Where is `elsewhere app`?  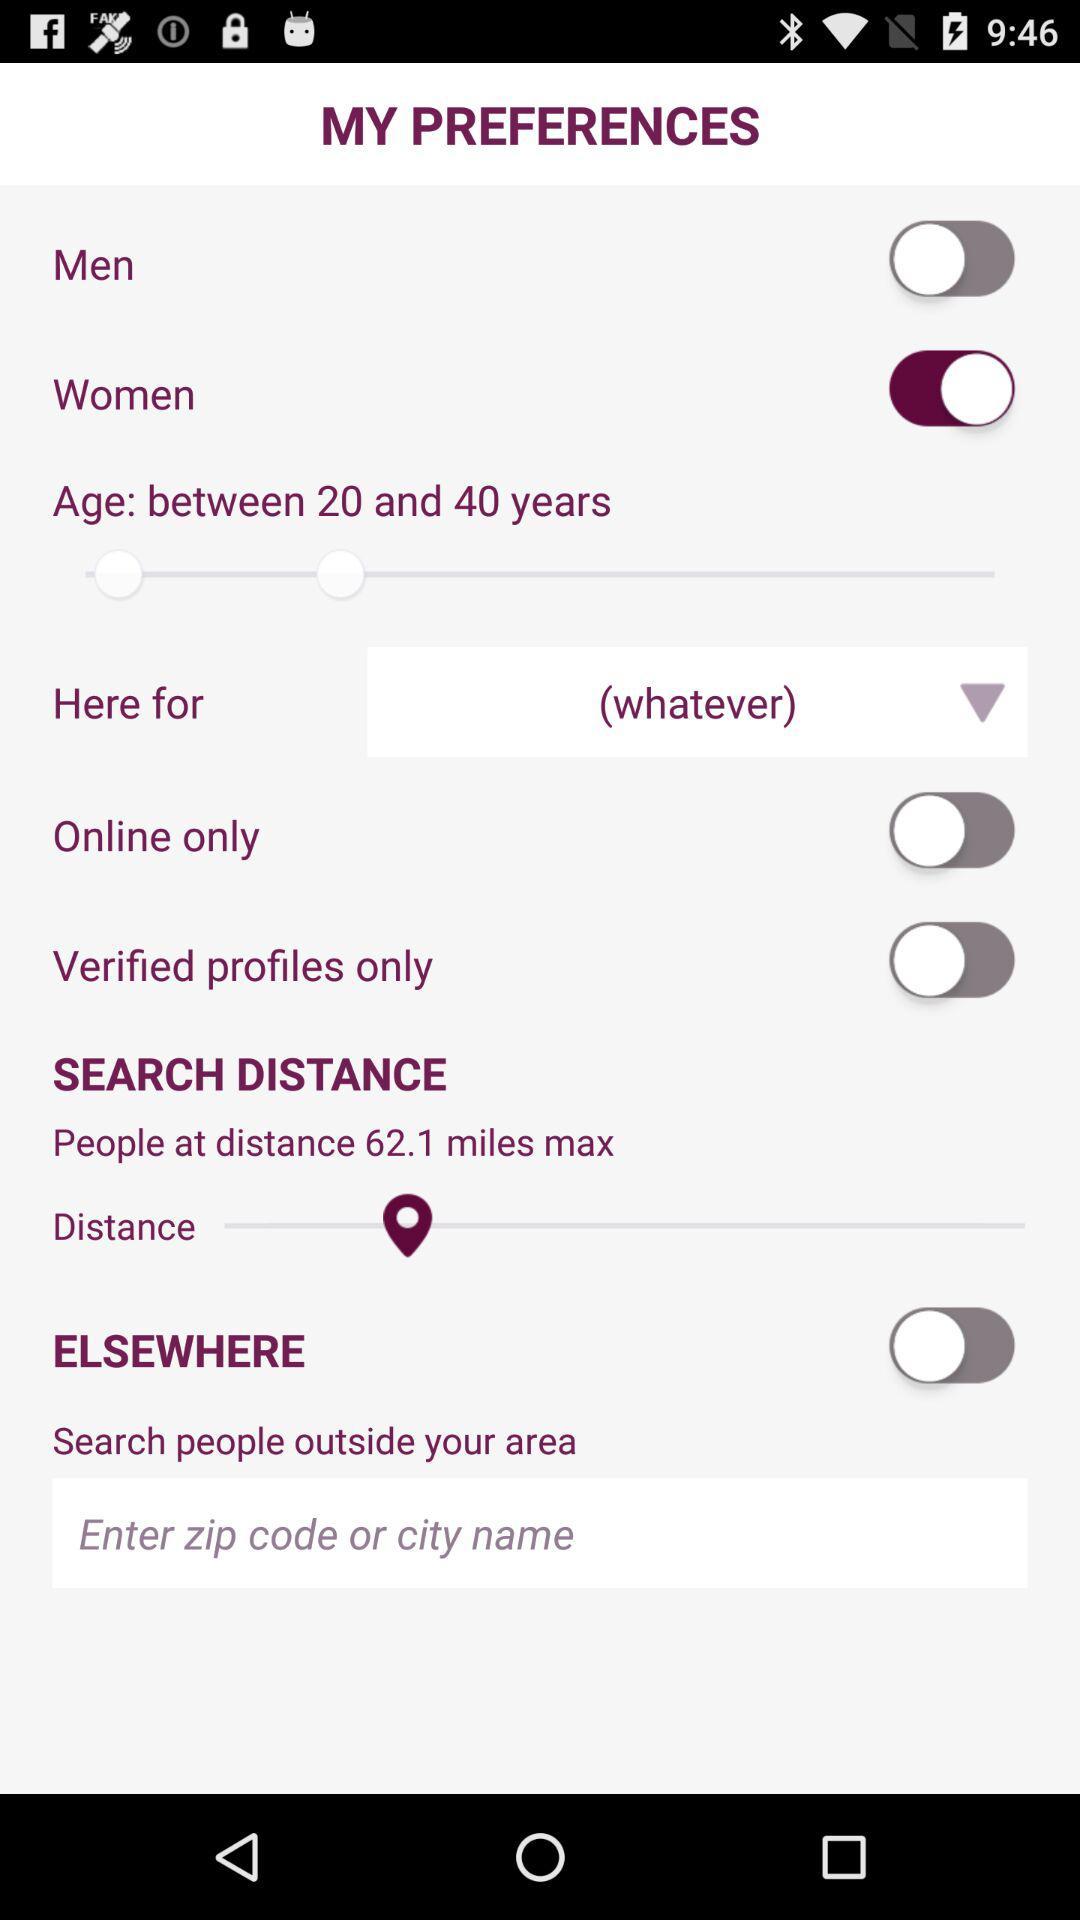 elsewhere app is located at coordinates (465, 1349).